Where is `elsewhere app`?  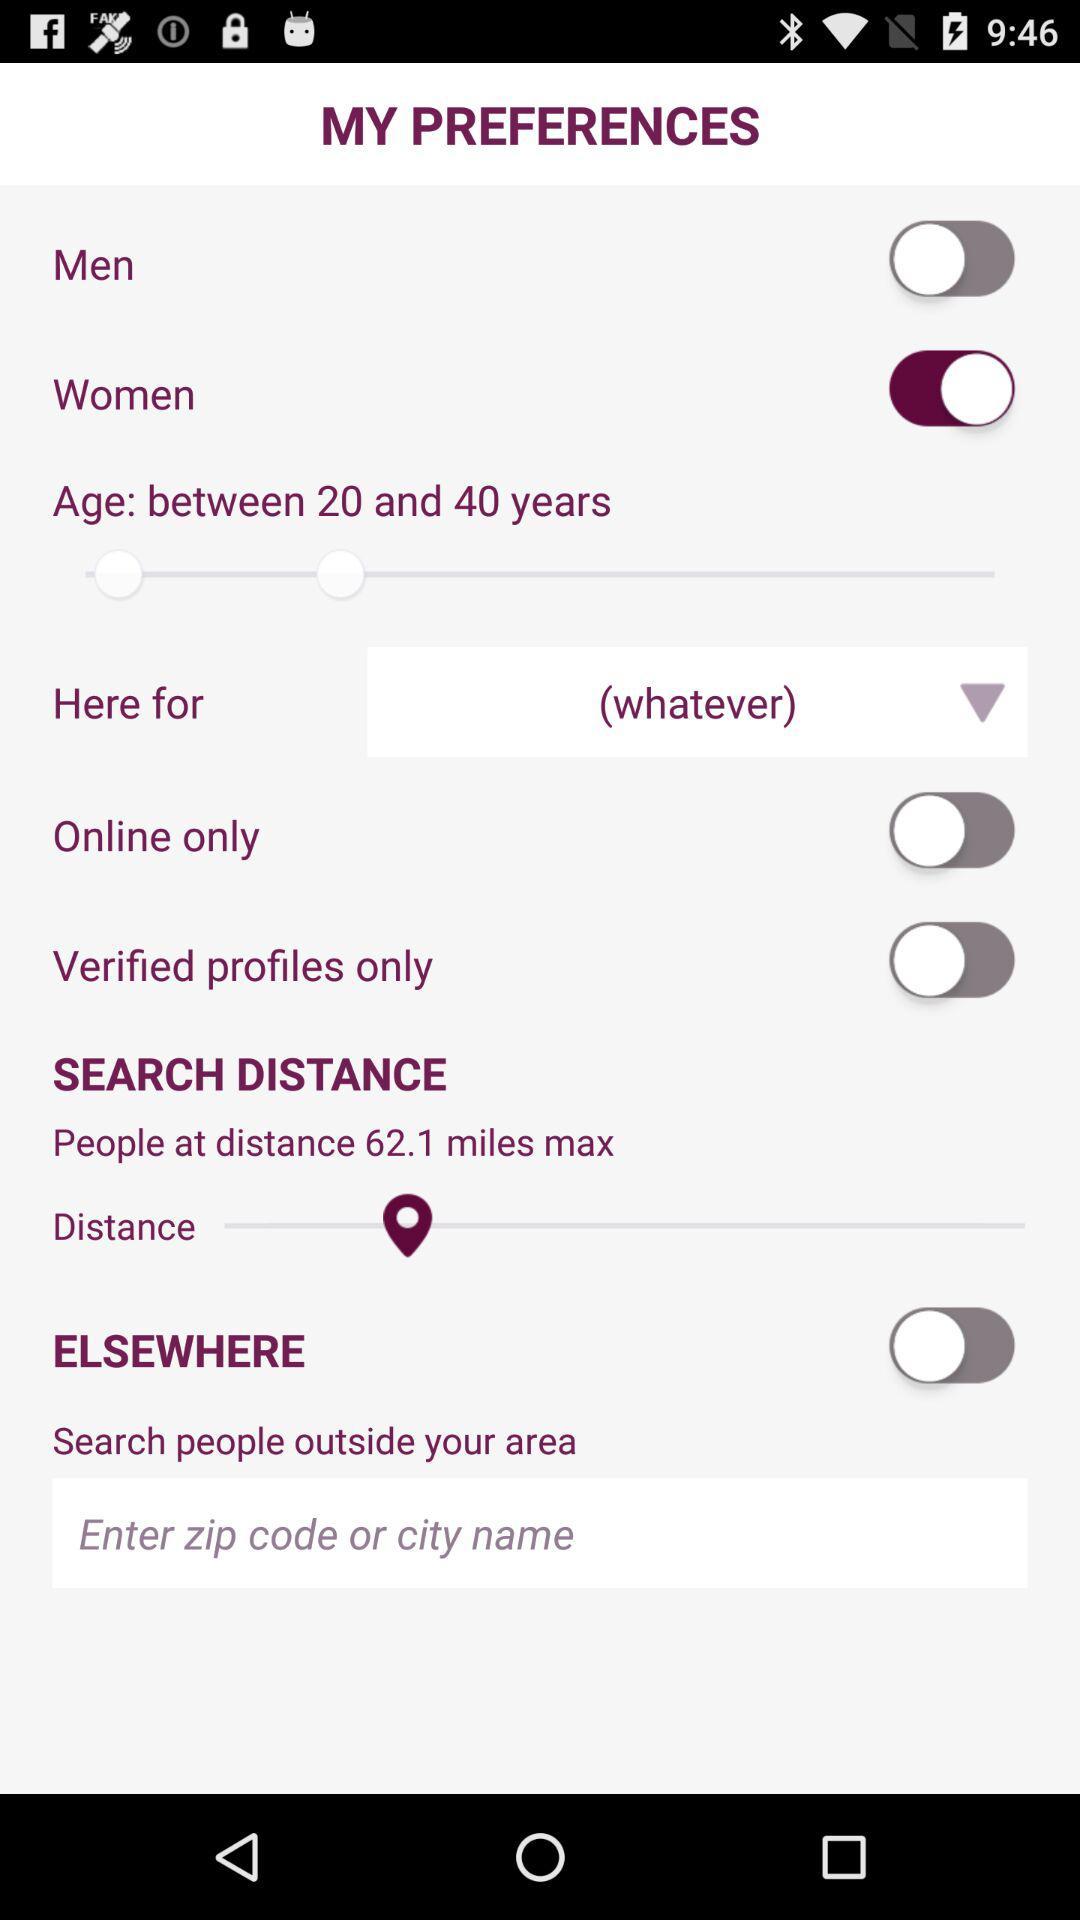 elsewhere app is located at coordinates (465, 1349).